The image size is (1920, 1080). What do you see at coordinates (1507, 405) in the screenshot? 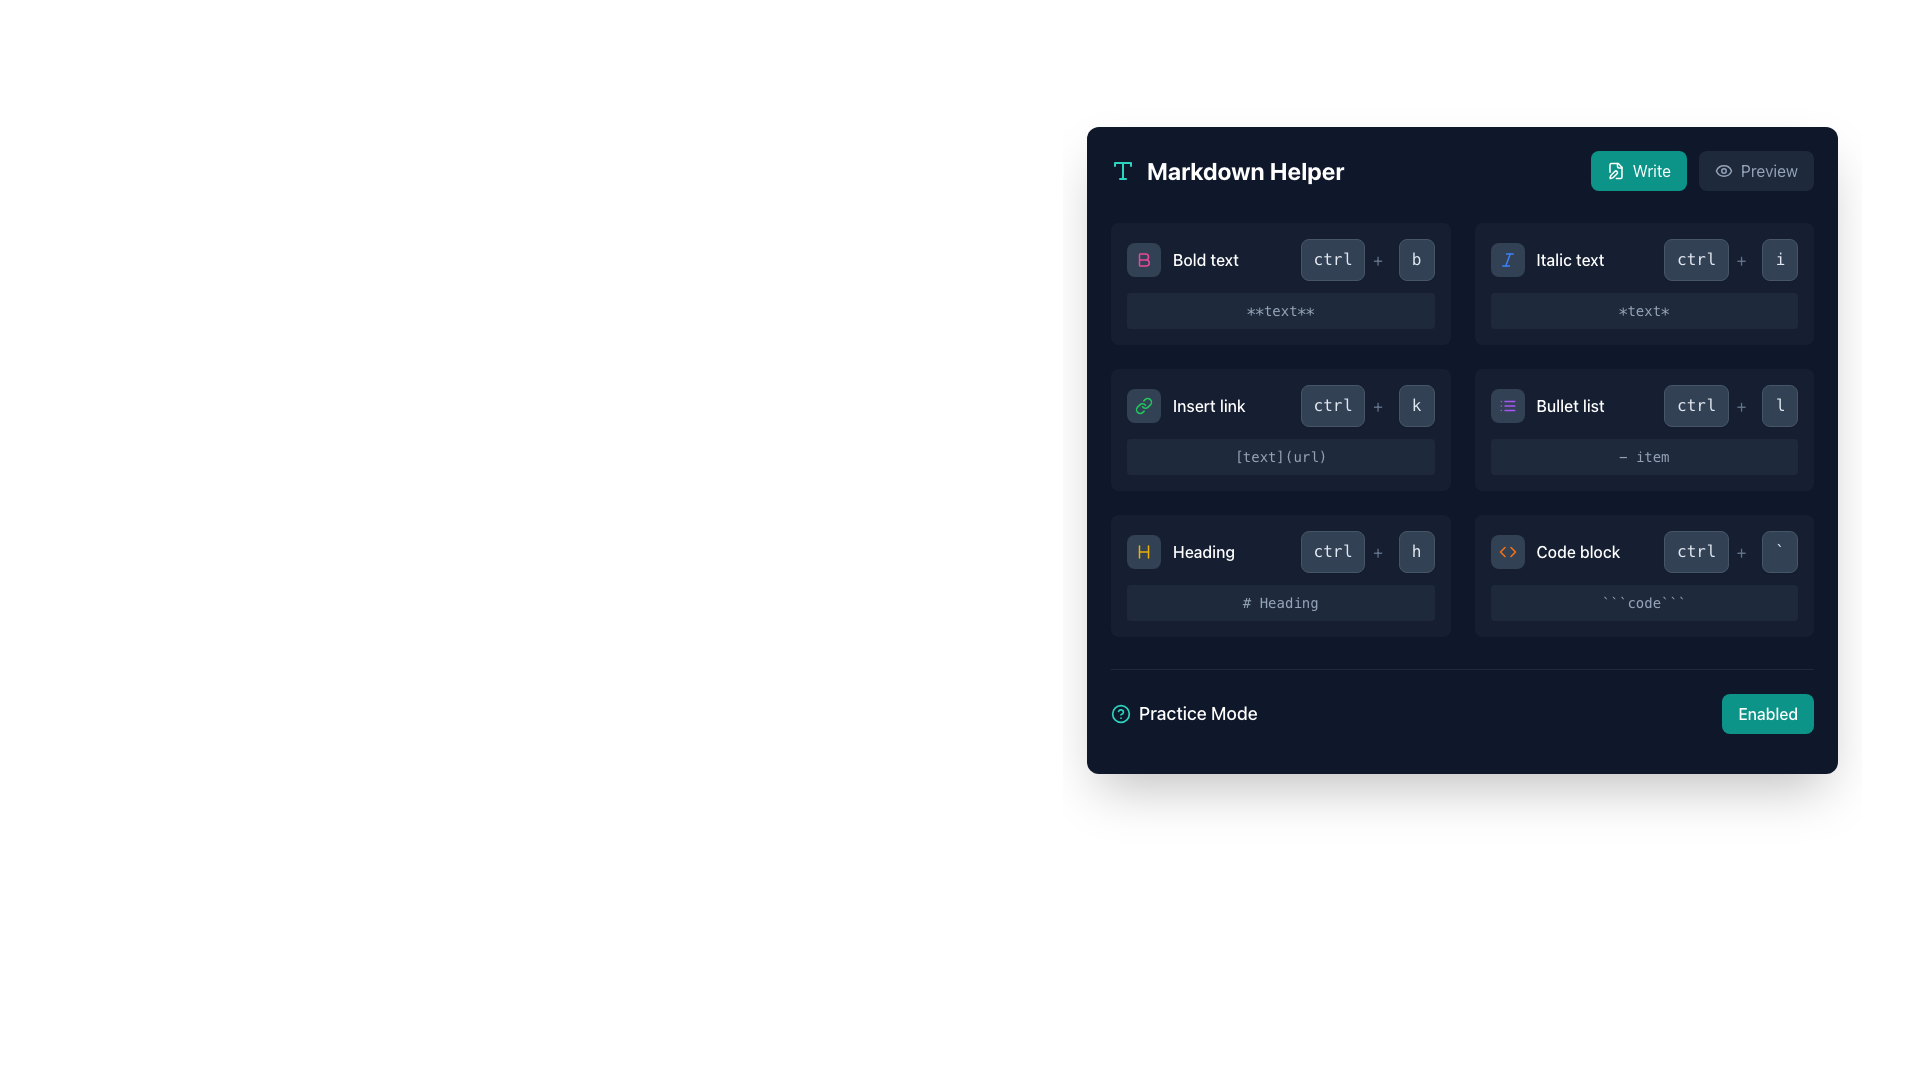
I see `the square-shaped button with a purple bullet list icon on a slate-colored background` at bounding box center [1507, 405].